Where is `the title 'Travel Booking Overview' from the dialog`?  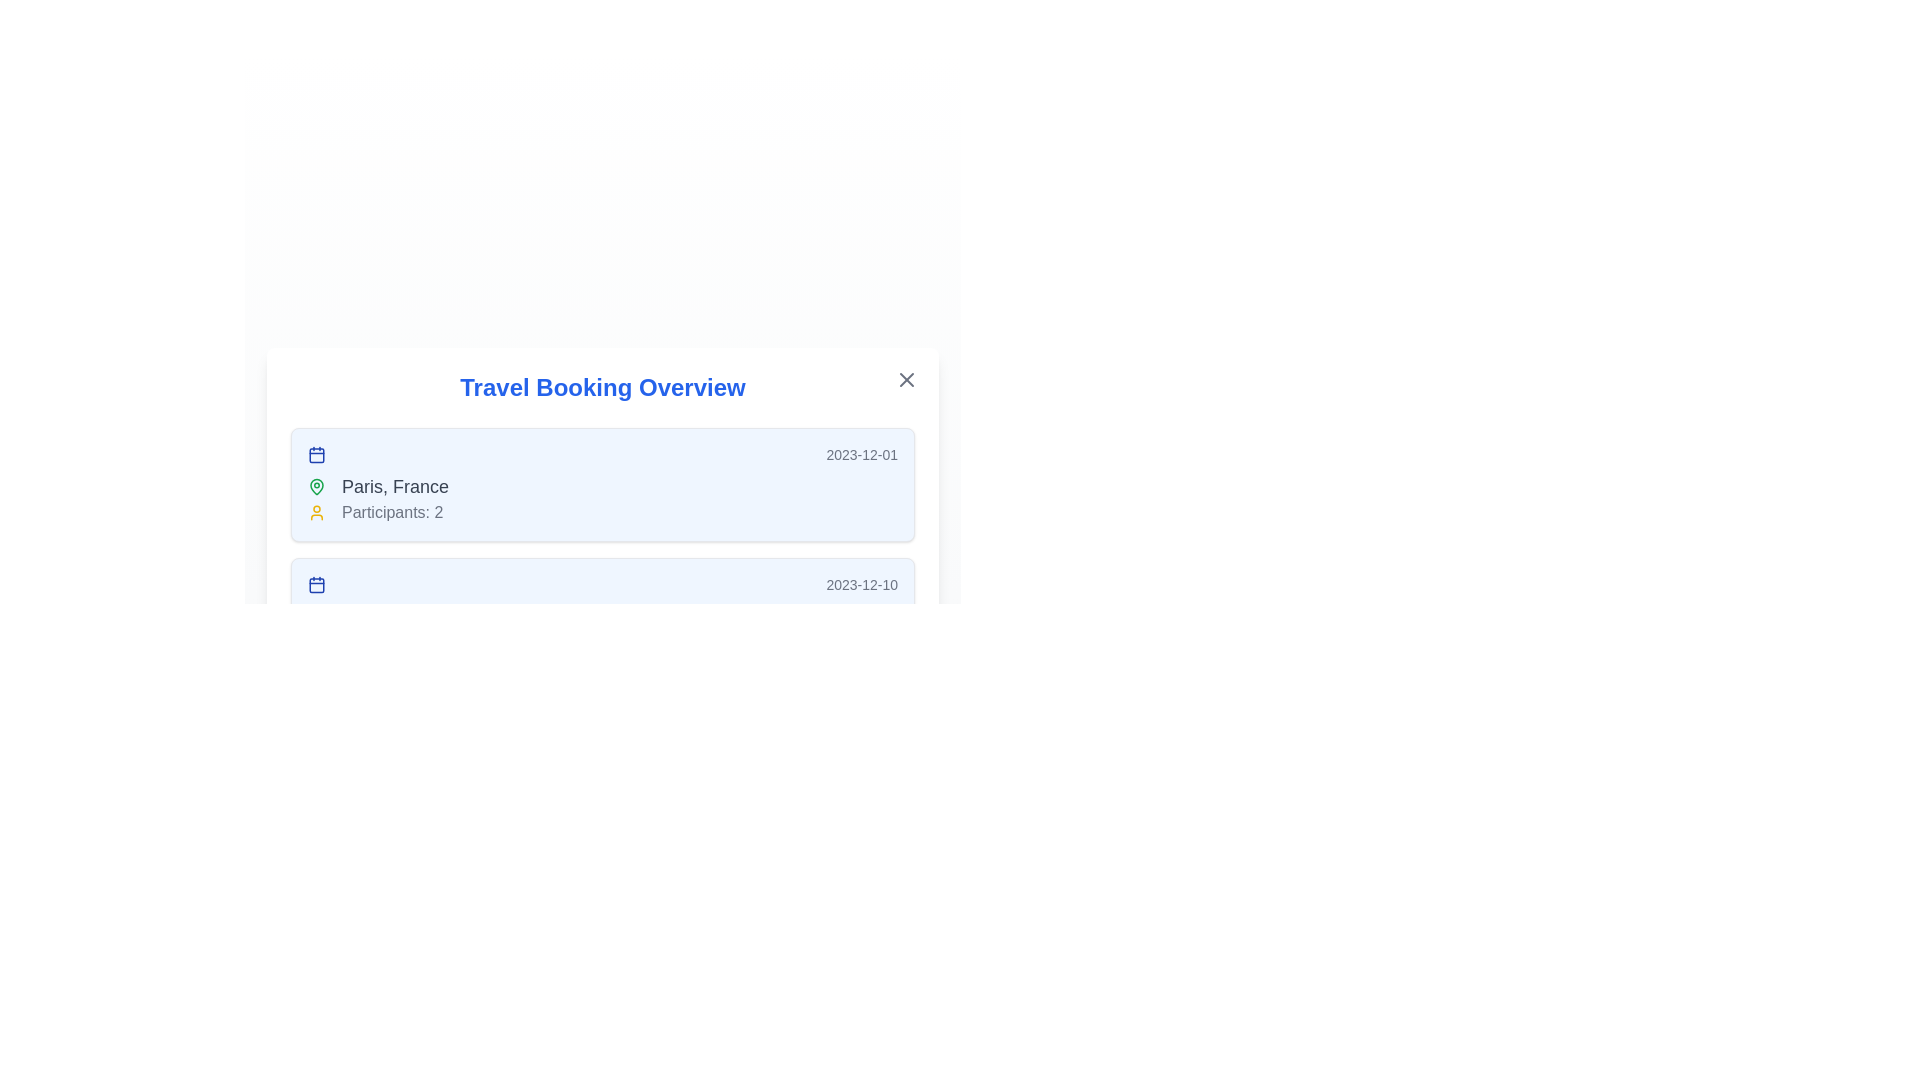 the title 'Travel Booking Overview' from the dialog is located at coordinates (602, 388).